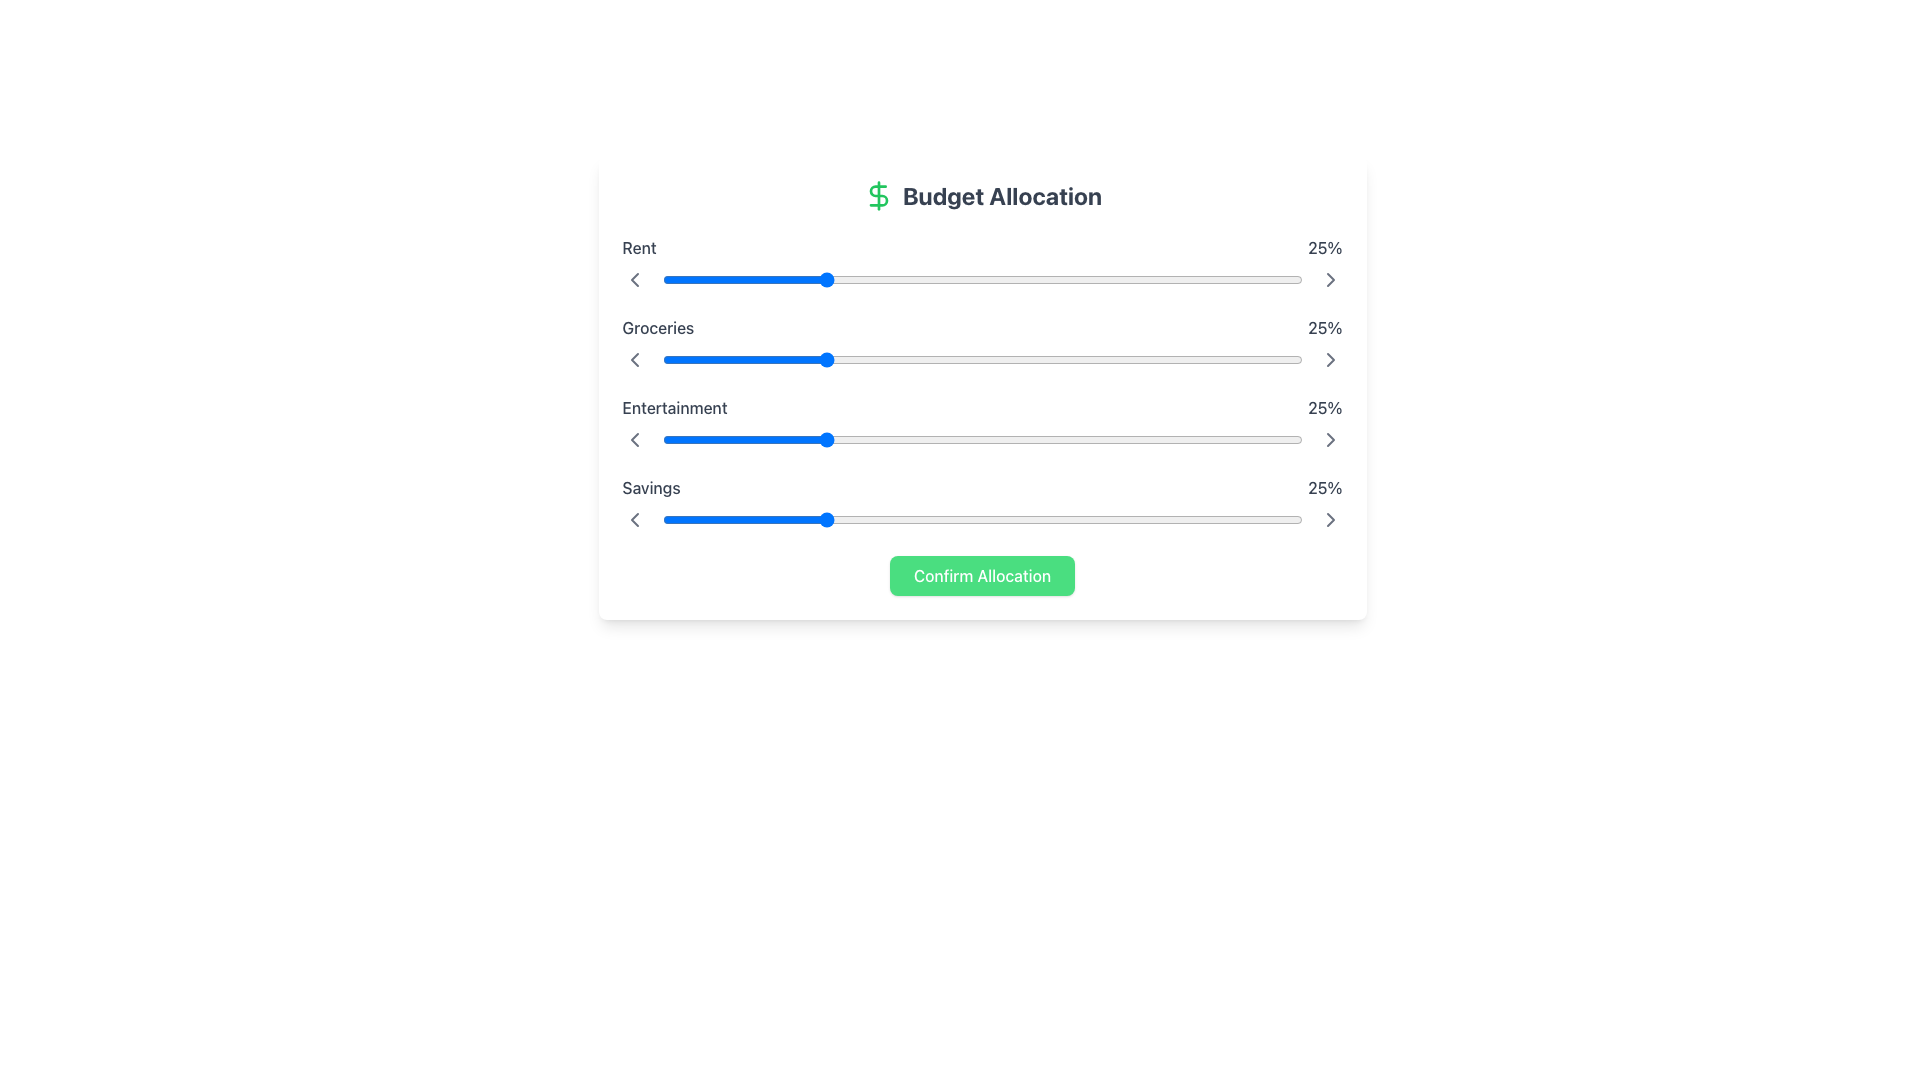  I want to click on the groceries allocation percentage, so click(955, 358).